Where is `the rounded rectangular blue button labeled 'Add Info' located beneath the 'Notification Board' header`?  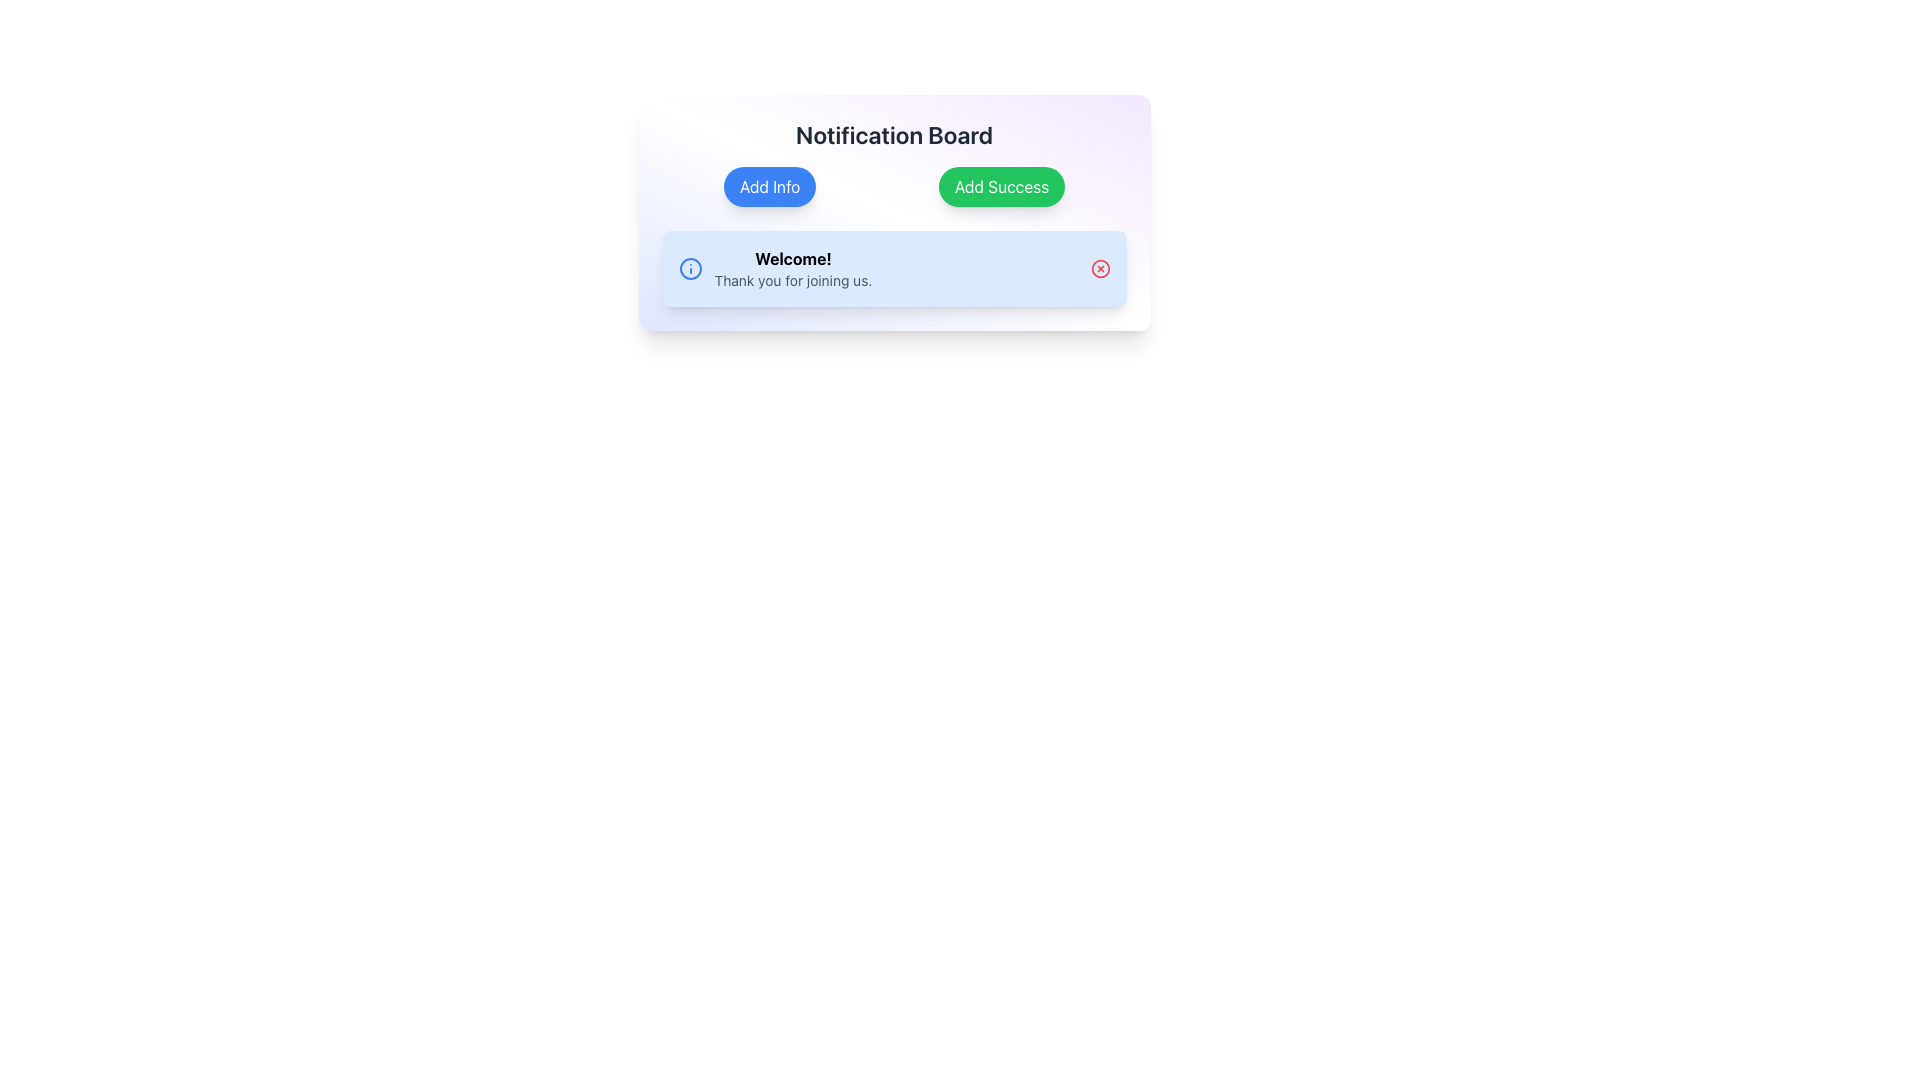 the rounded rectangular blue button labeled 'Add Info' located beneath the 'Notification Board' header is located at coordinates (769, 186).